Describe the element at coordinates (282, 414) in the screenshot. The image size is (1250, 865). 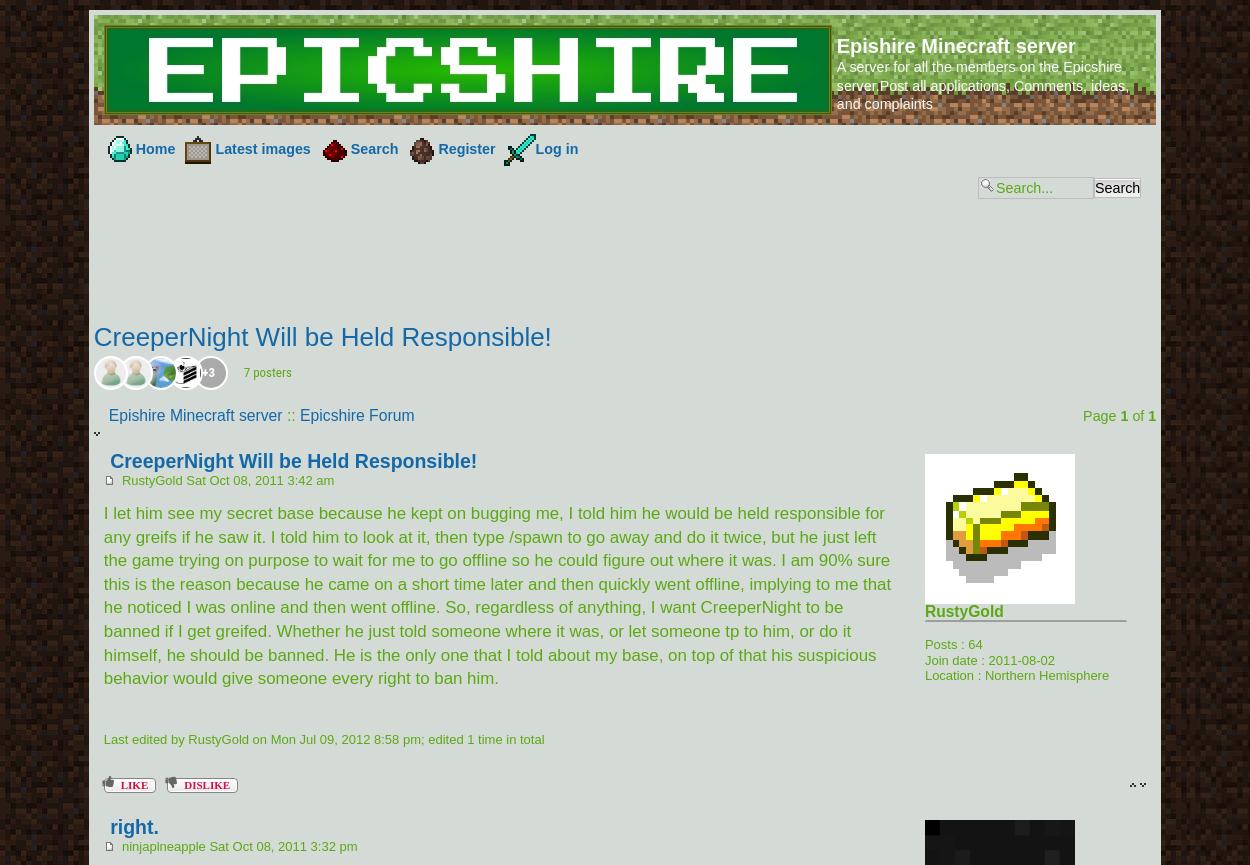
I see `'::'` at that location.